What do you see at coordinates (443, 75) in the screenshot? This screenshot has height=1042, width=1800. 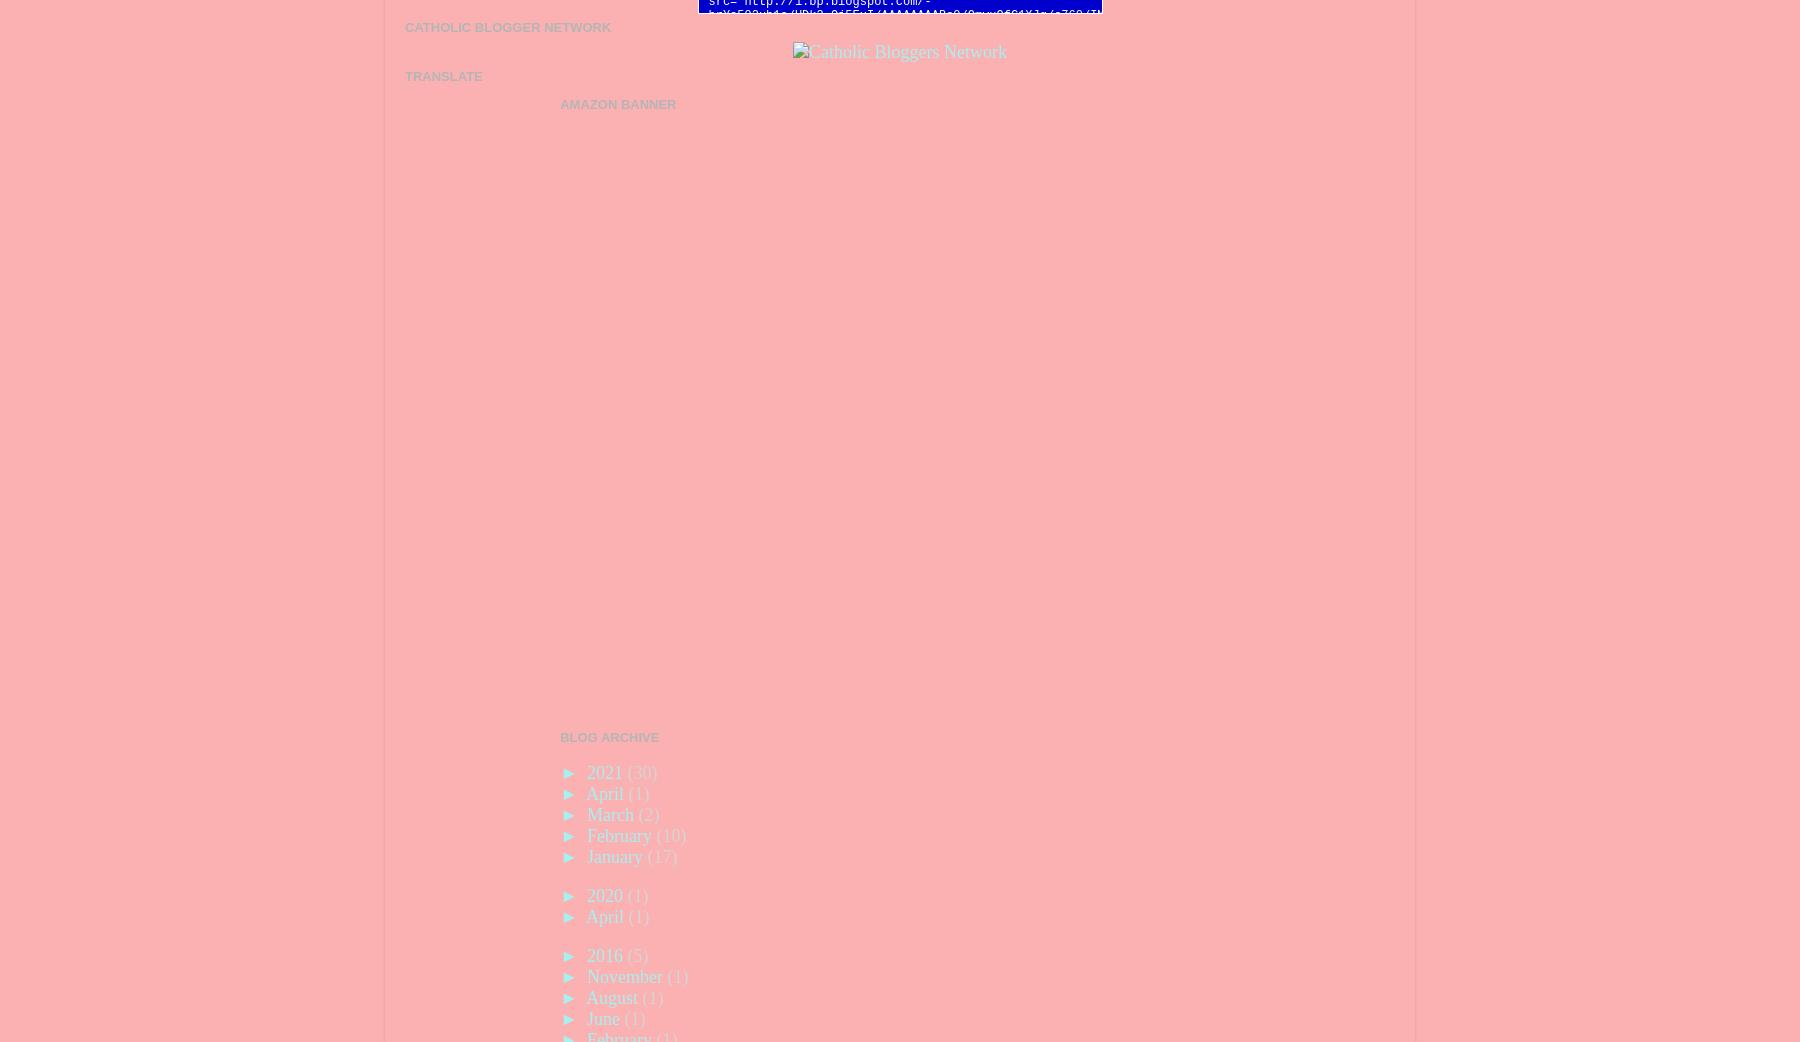 I see `'Translate'` at bounding box center [443, 75].